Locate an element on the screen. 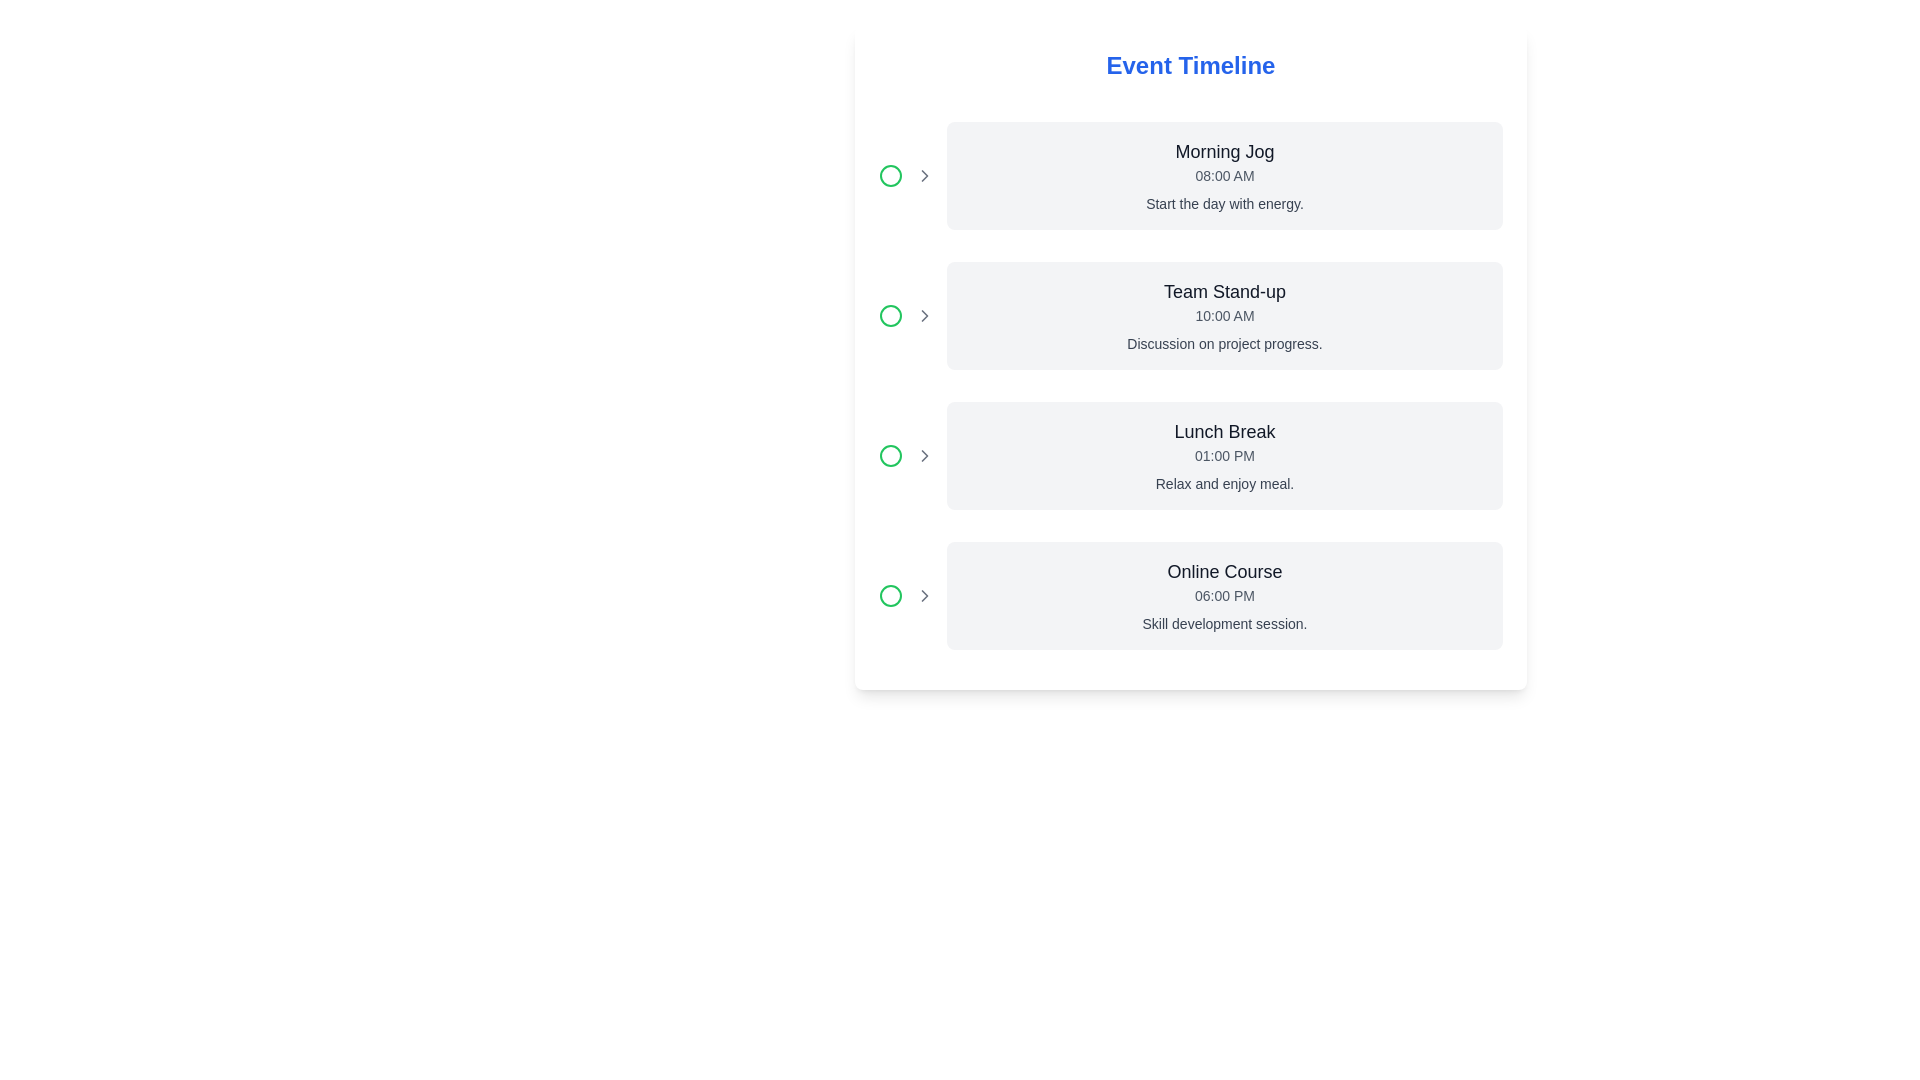 The height and width of the screenshot is (1080, 1920). the SVG circle element that visually represents the status of an event in the timeline, located to the left of the 'Lunch Break' entry and positioned third among similar components is located at coordinates (890, 455).